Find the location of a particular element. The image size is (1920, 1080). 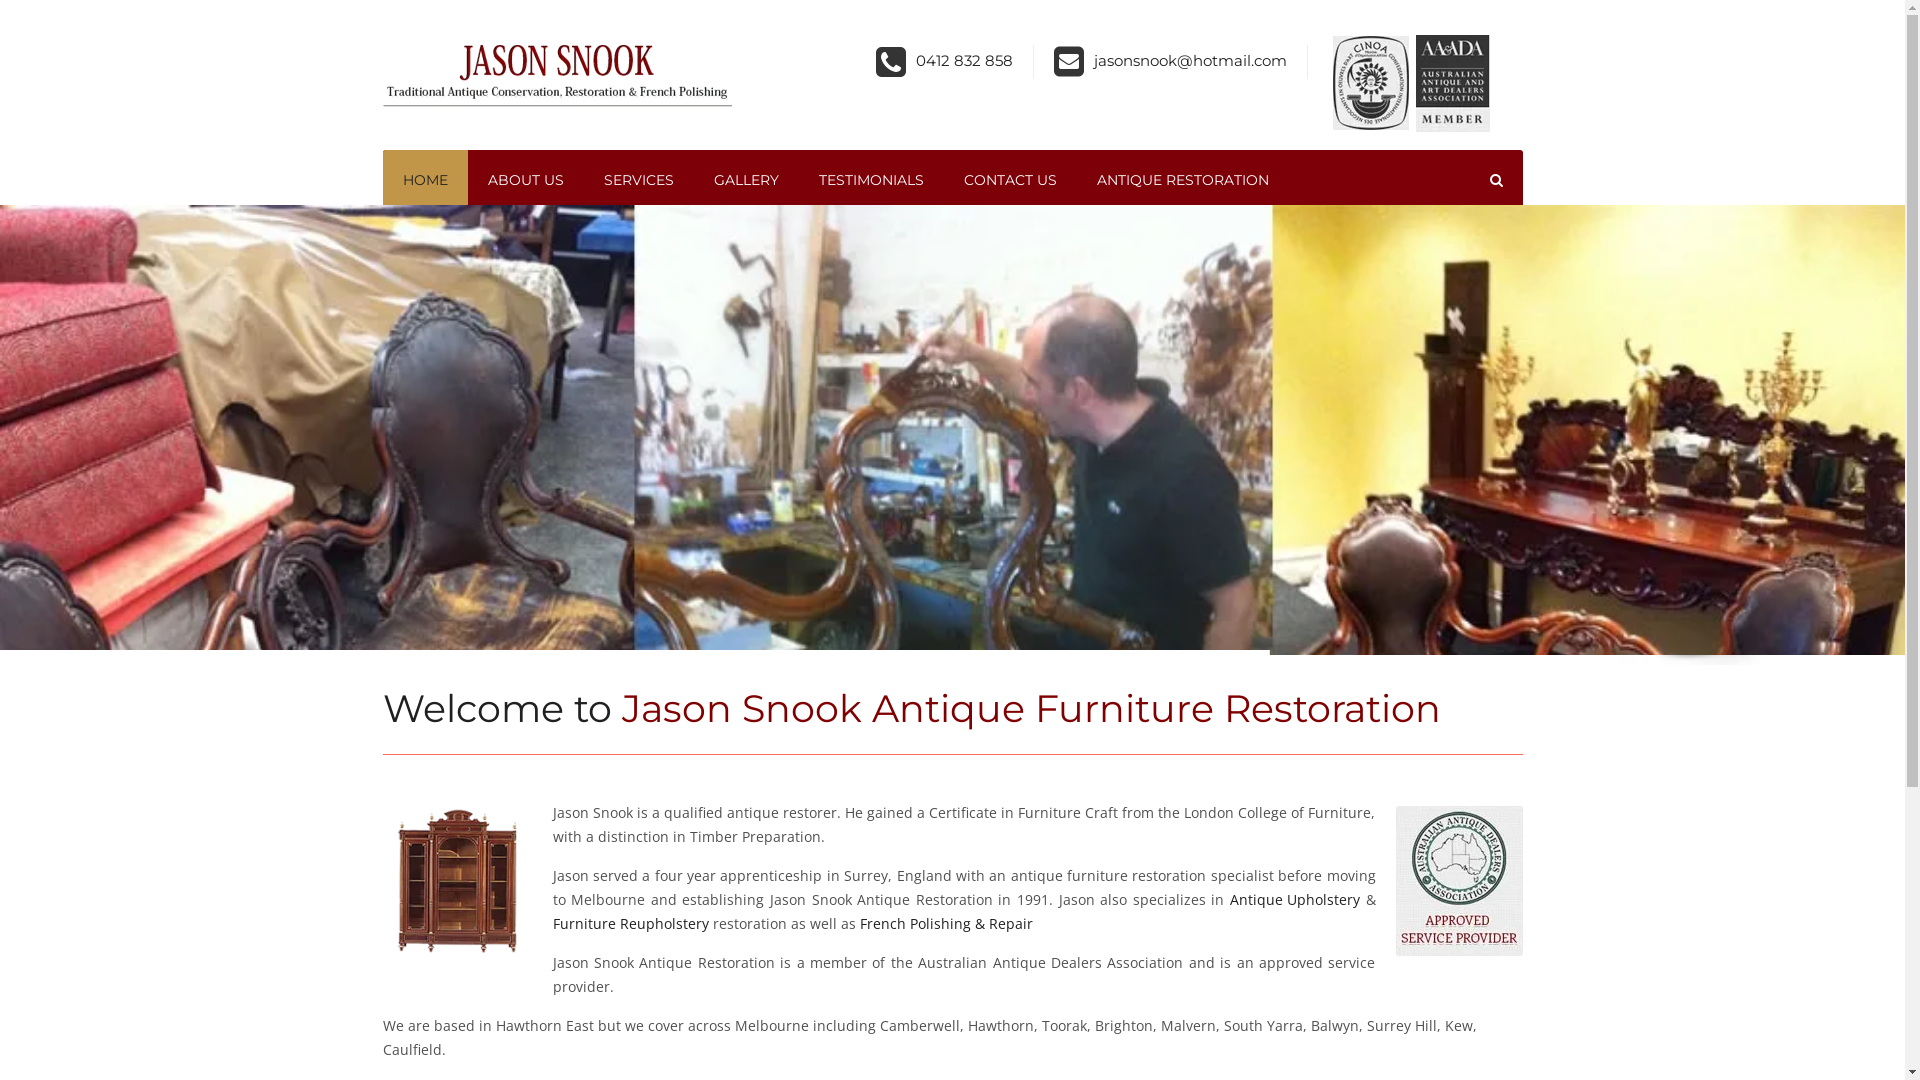

'Antique Upholstery' is located at coordinates (1295, 898).